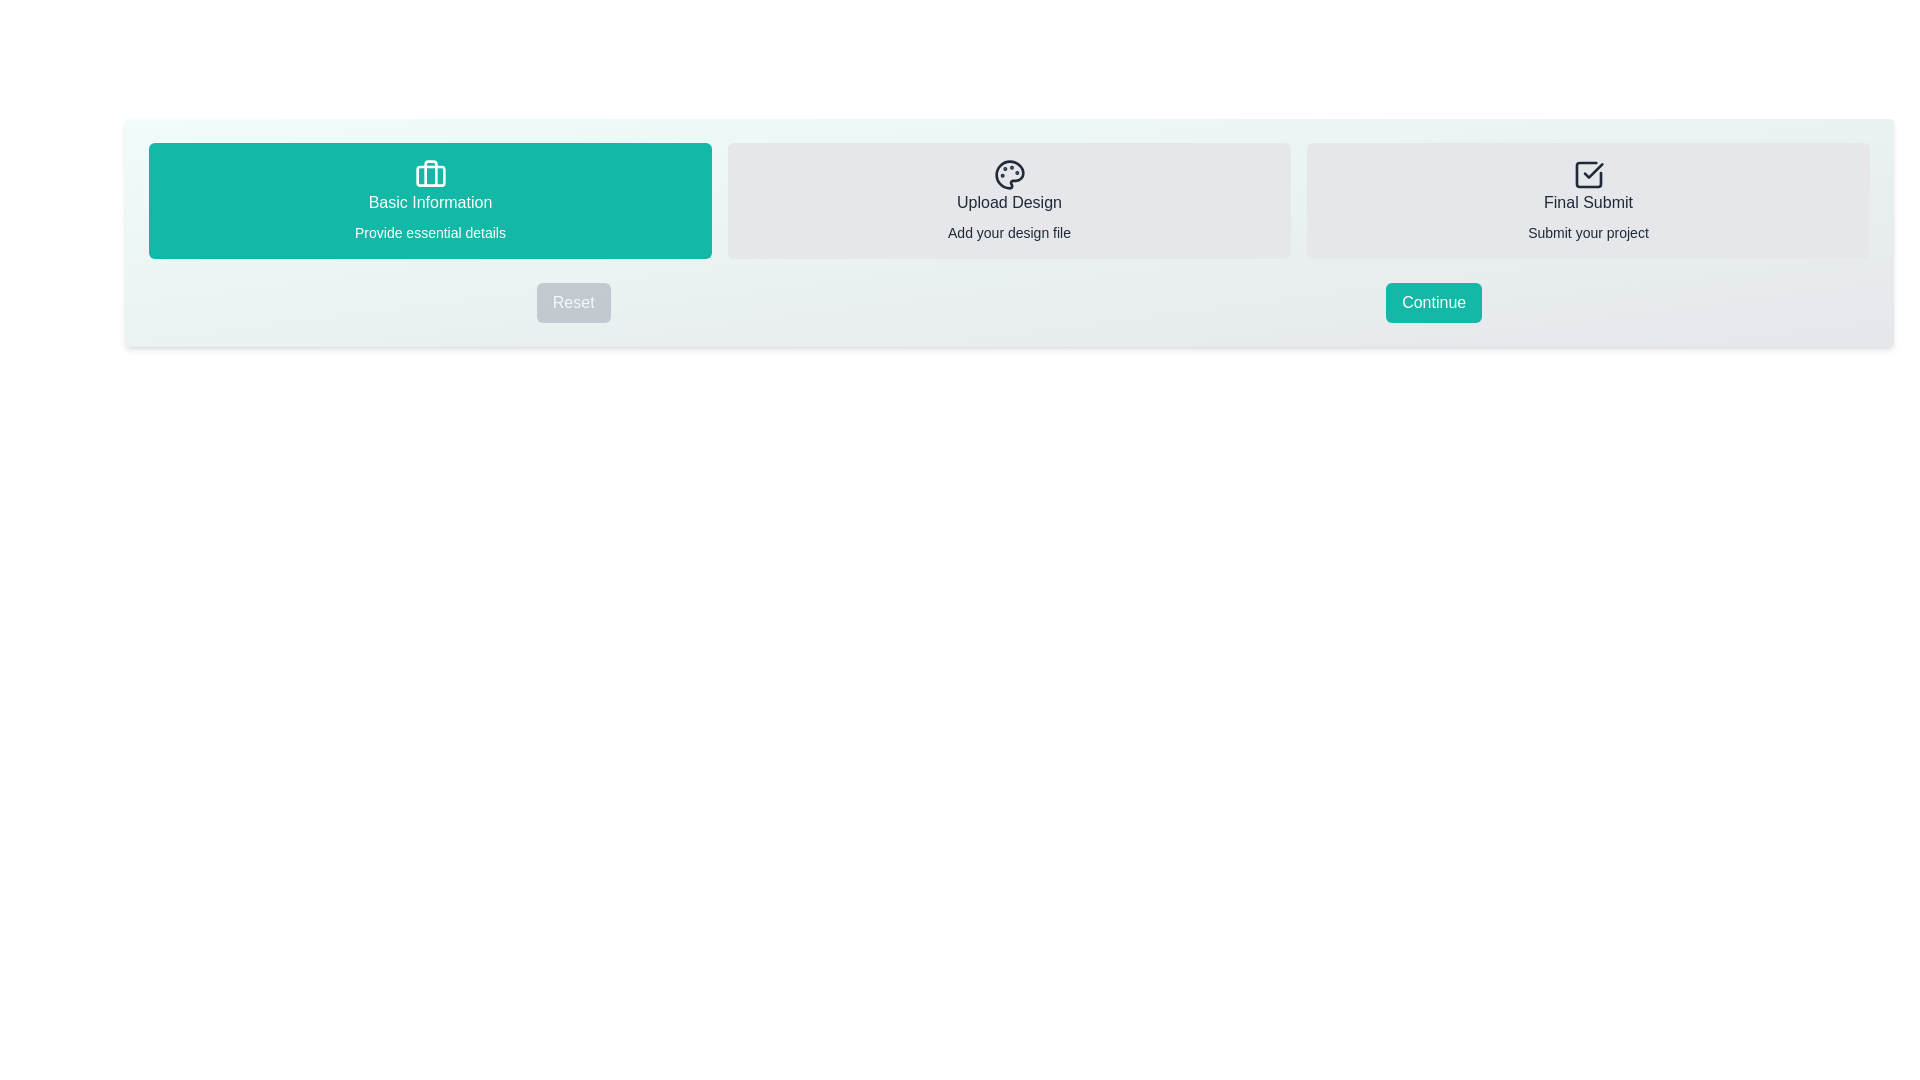 The width and height of the screenshot is (1920, 1080). Describe the element at coordinates (572, 303) in the screenshot. I see `'Reset' button to reset the stepper to its initial state` at that location.